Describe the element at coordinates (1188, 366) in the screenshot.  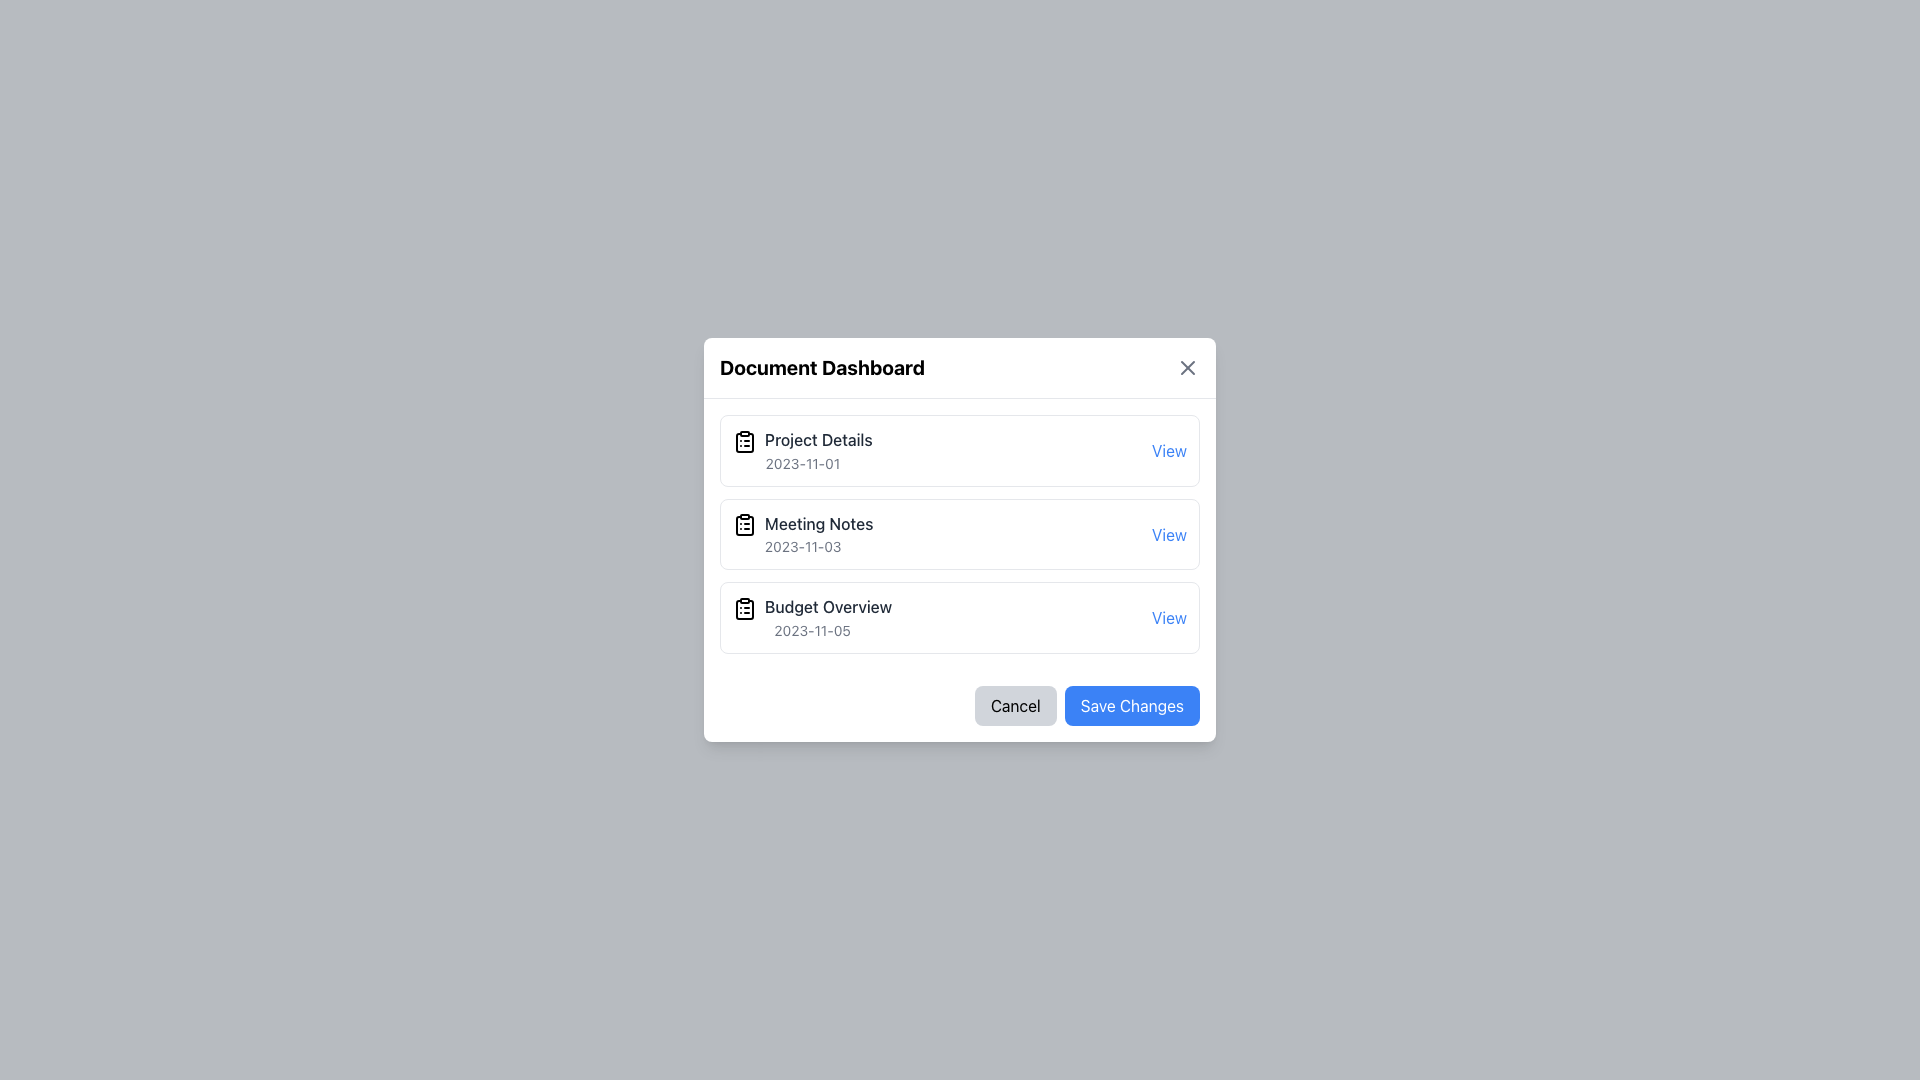
I see `the small diagonal cross icon in the upper-right corner of the 'Document Dashboard' dialog box, which is part of an SVG graphic` at that location.